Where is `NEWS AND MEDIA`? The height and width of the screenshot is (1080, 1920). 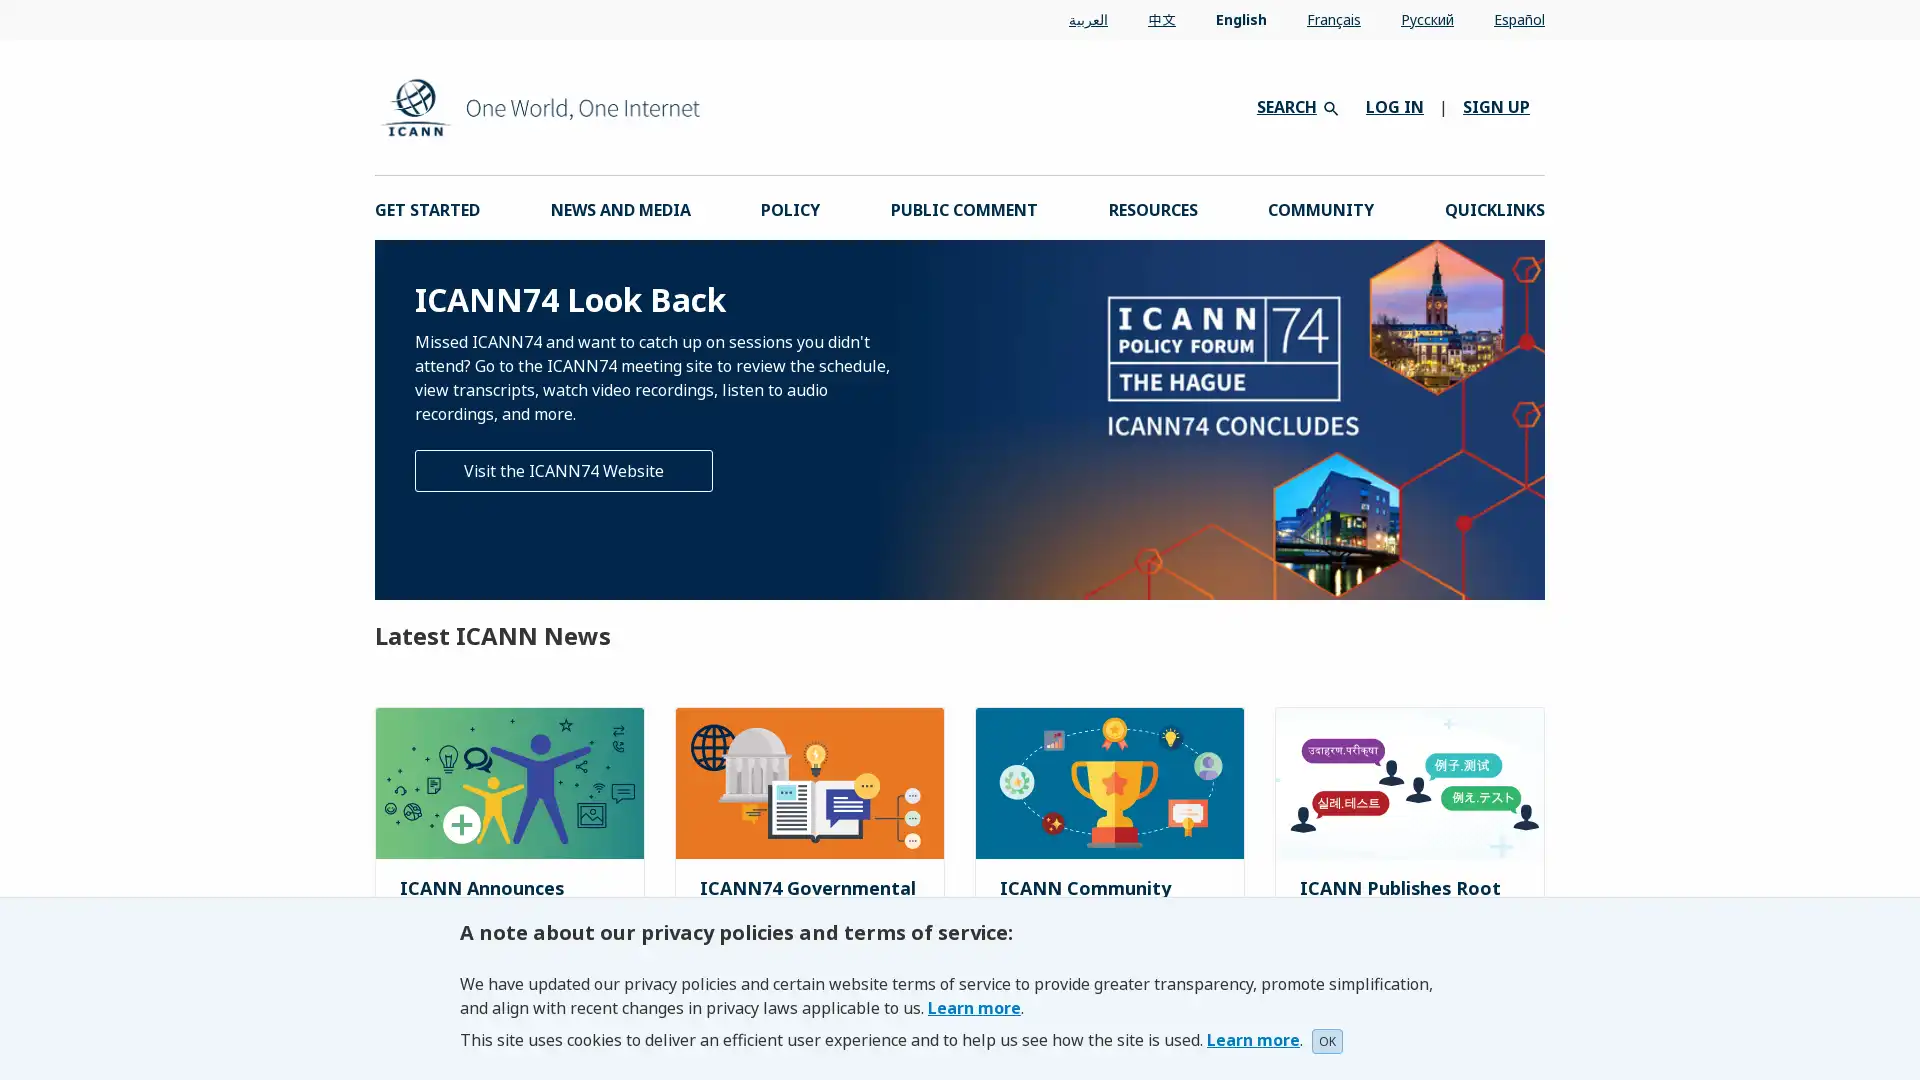 NEWS AND MEDIA is located at coordinates (618, 208).